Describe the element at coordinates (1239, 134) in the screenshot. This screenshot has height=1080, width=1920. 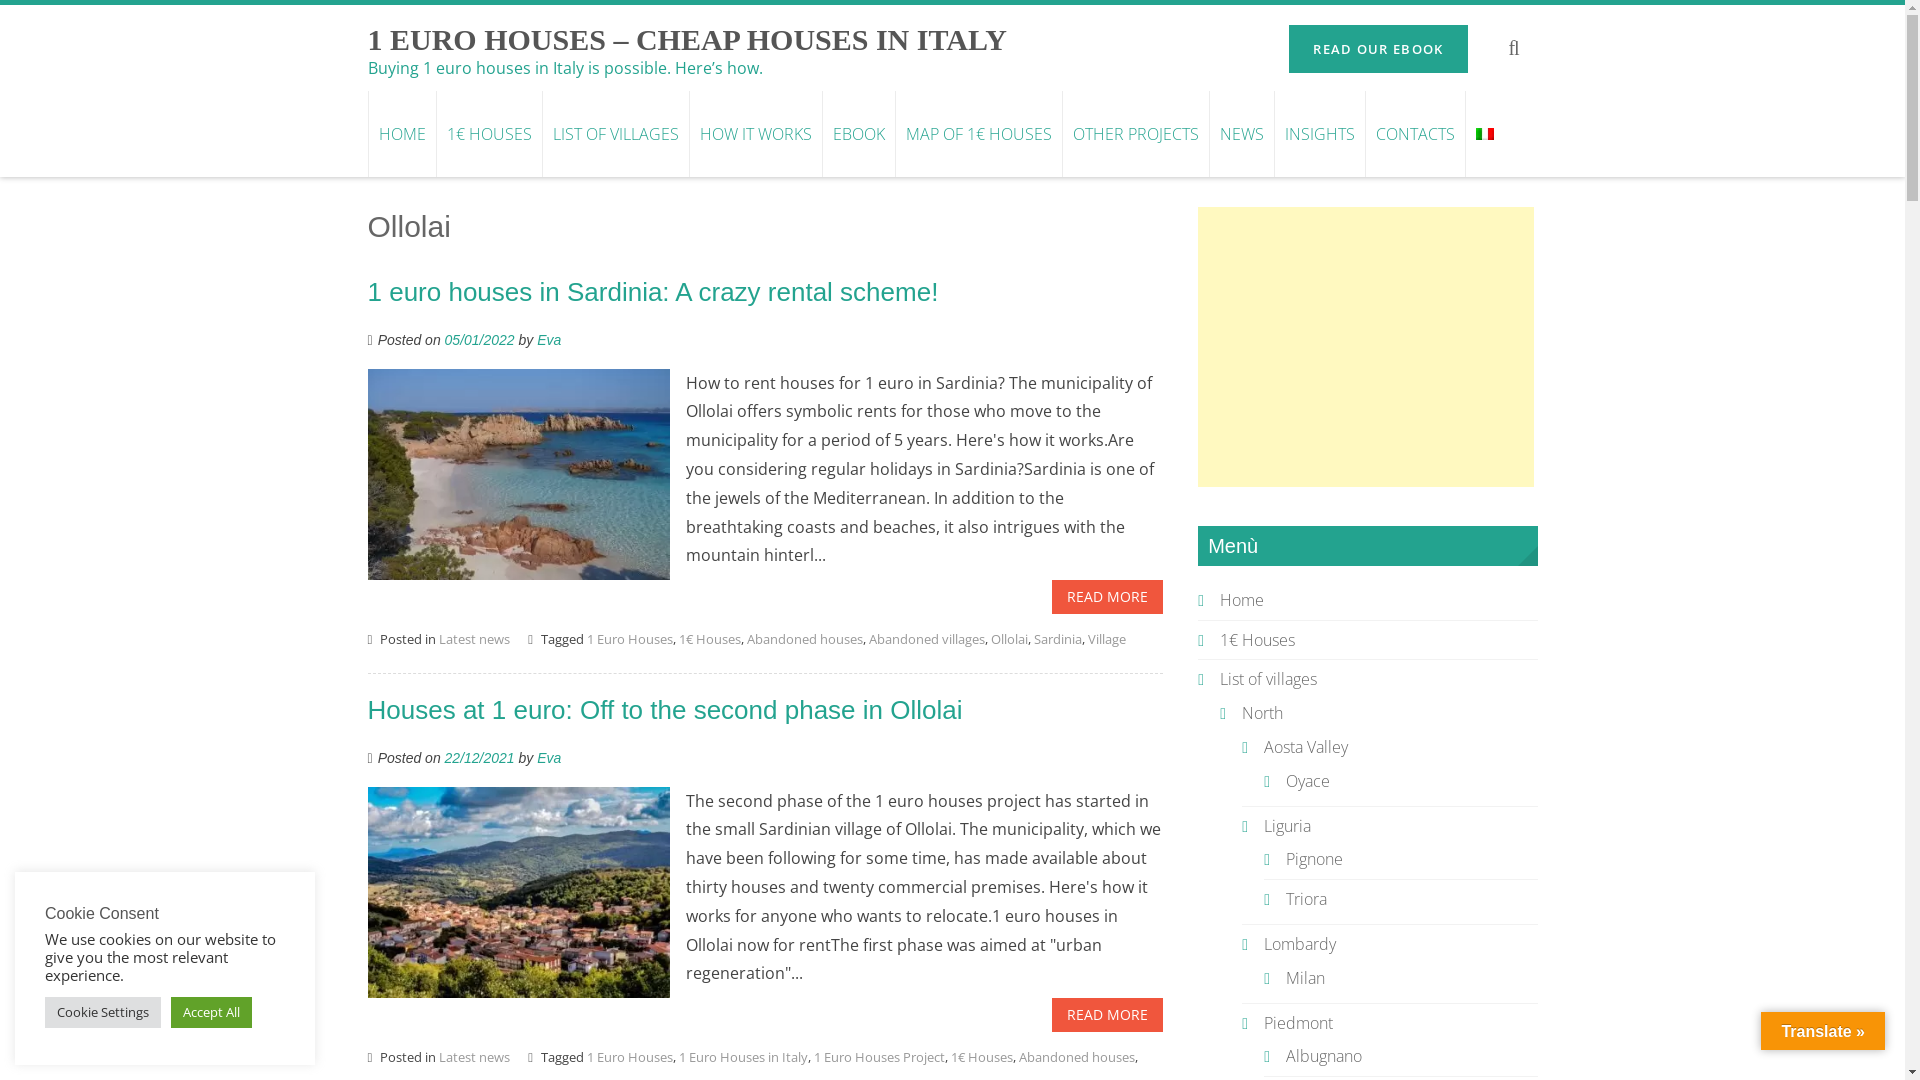
I see `'NEWS'` at that location.